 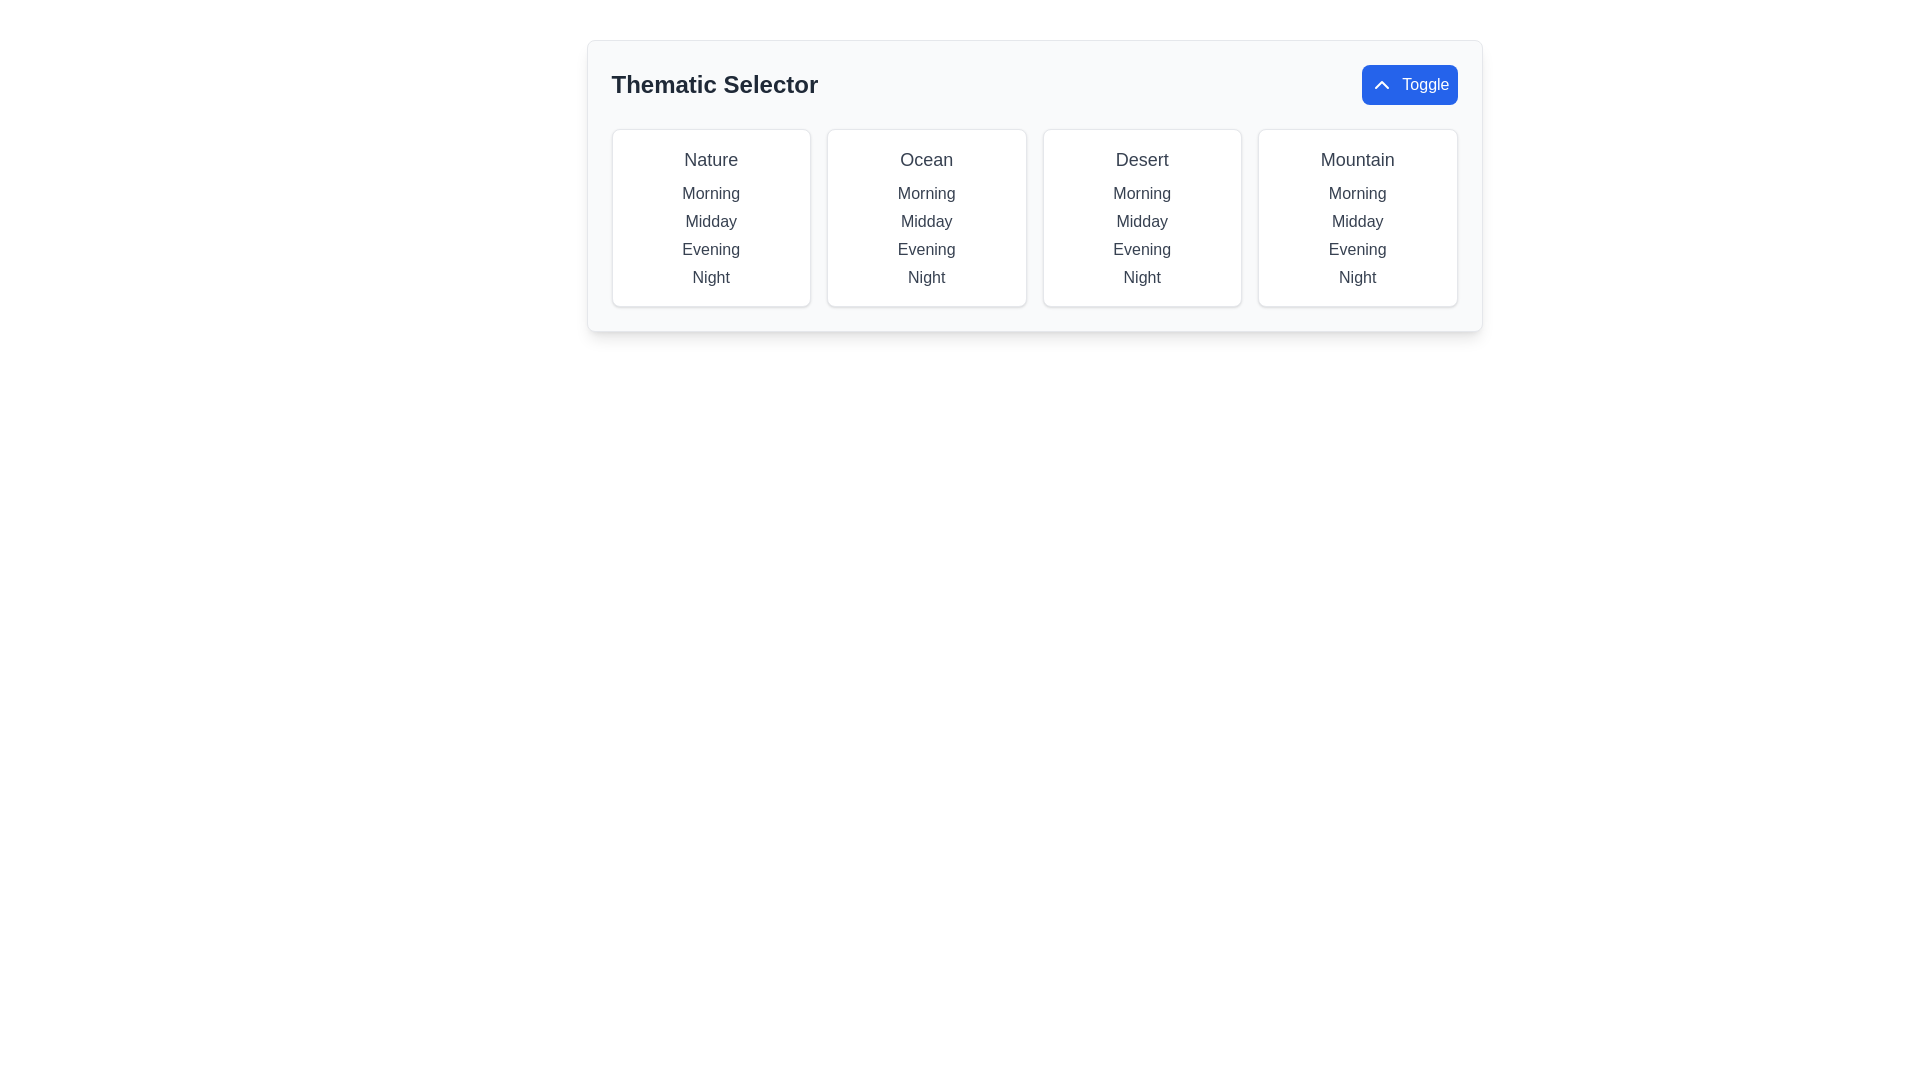 I want to click on the 'Night' label, which is the last item in the vertical group of labels within the 'Mountain' card, so click(x=1357, y=277).